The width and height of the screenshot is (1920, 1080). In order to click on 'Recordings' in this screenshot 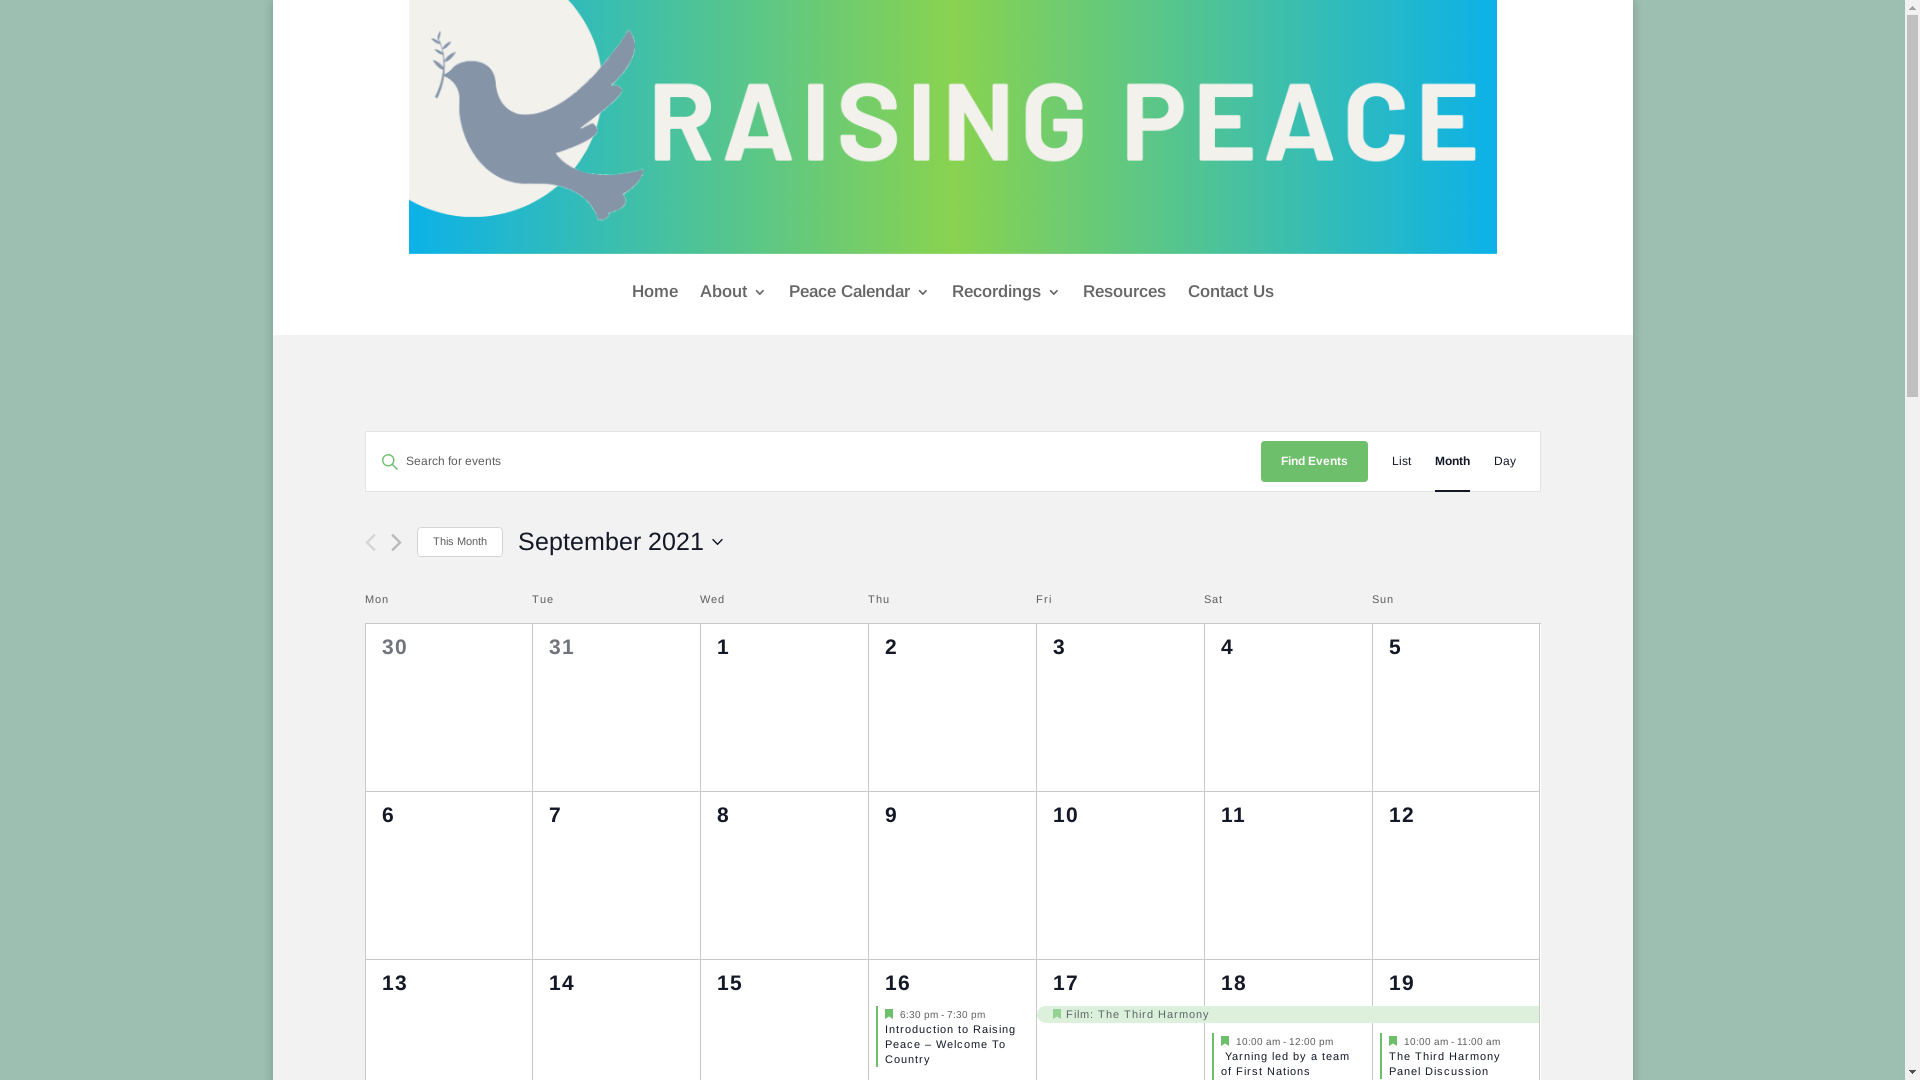, I will do `click(1006, 292)`.